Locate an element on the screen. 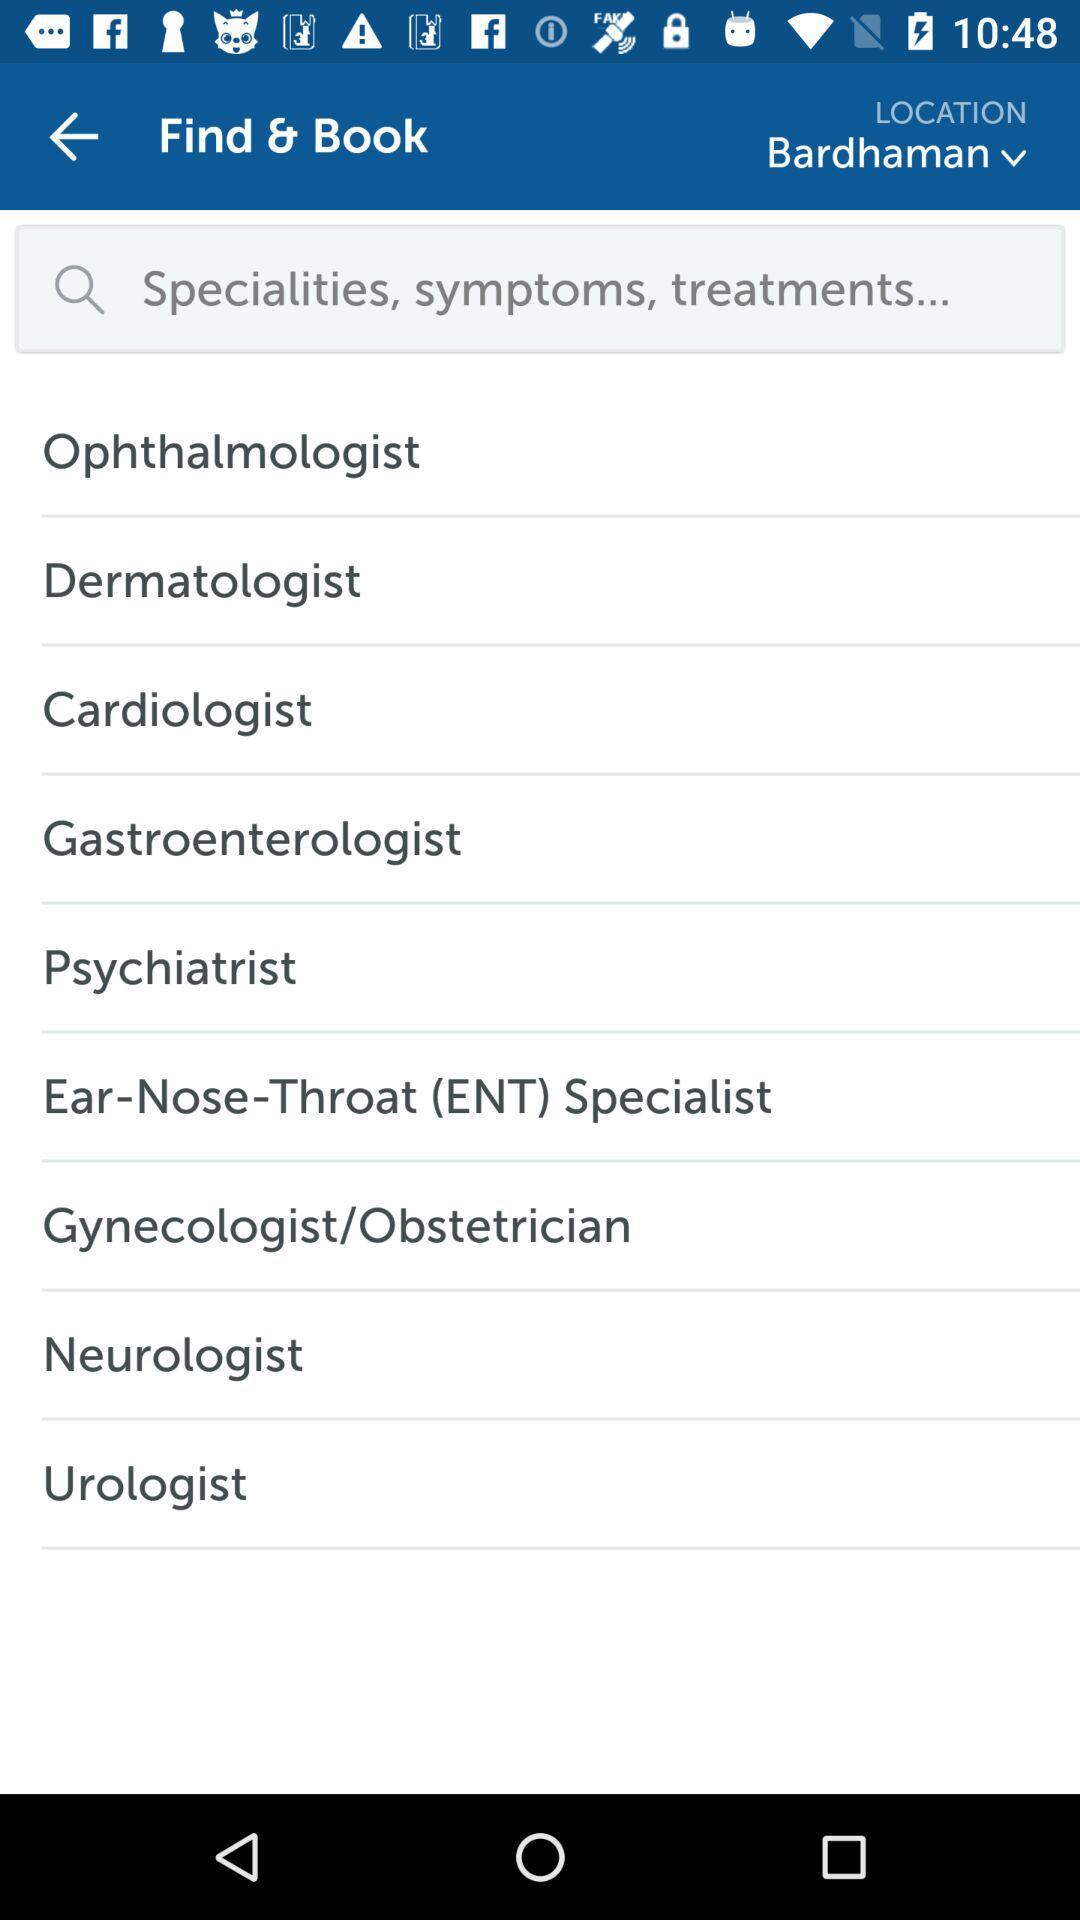  the icon above gastroenterologist item is located at coordinates (187, 709).